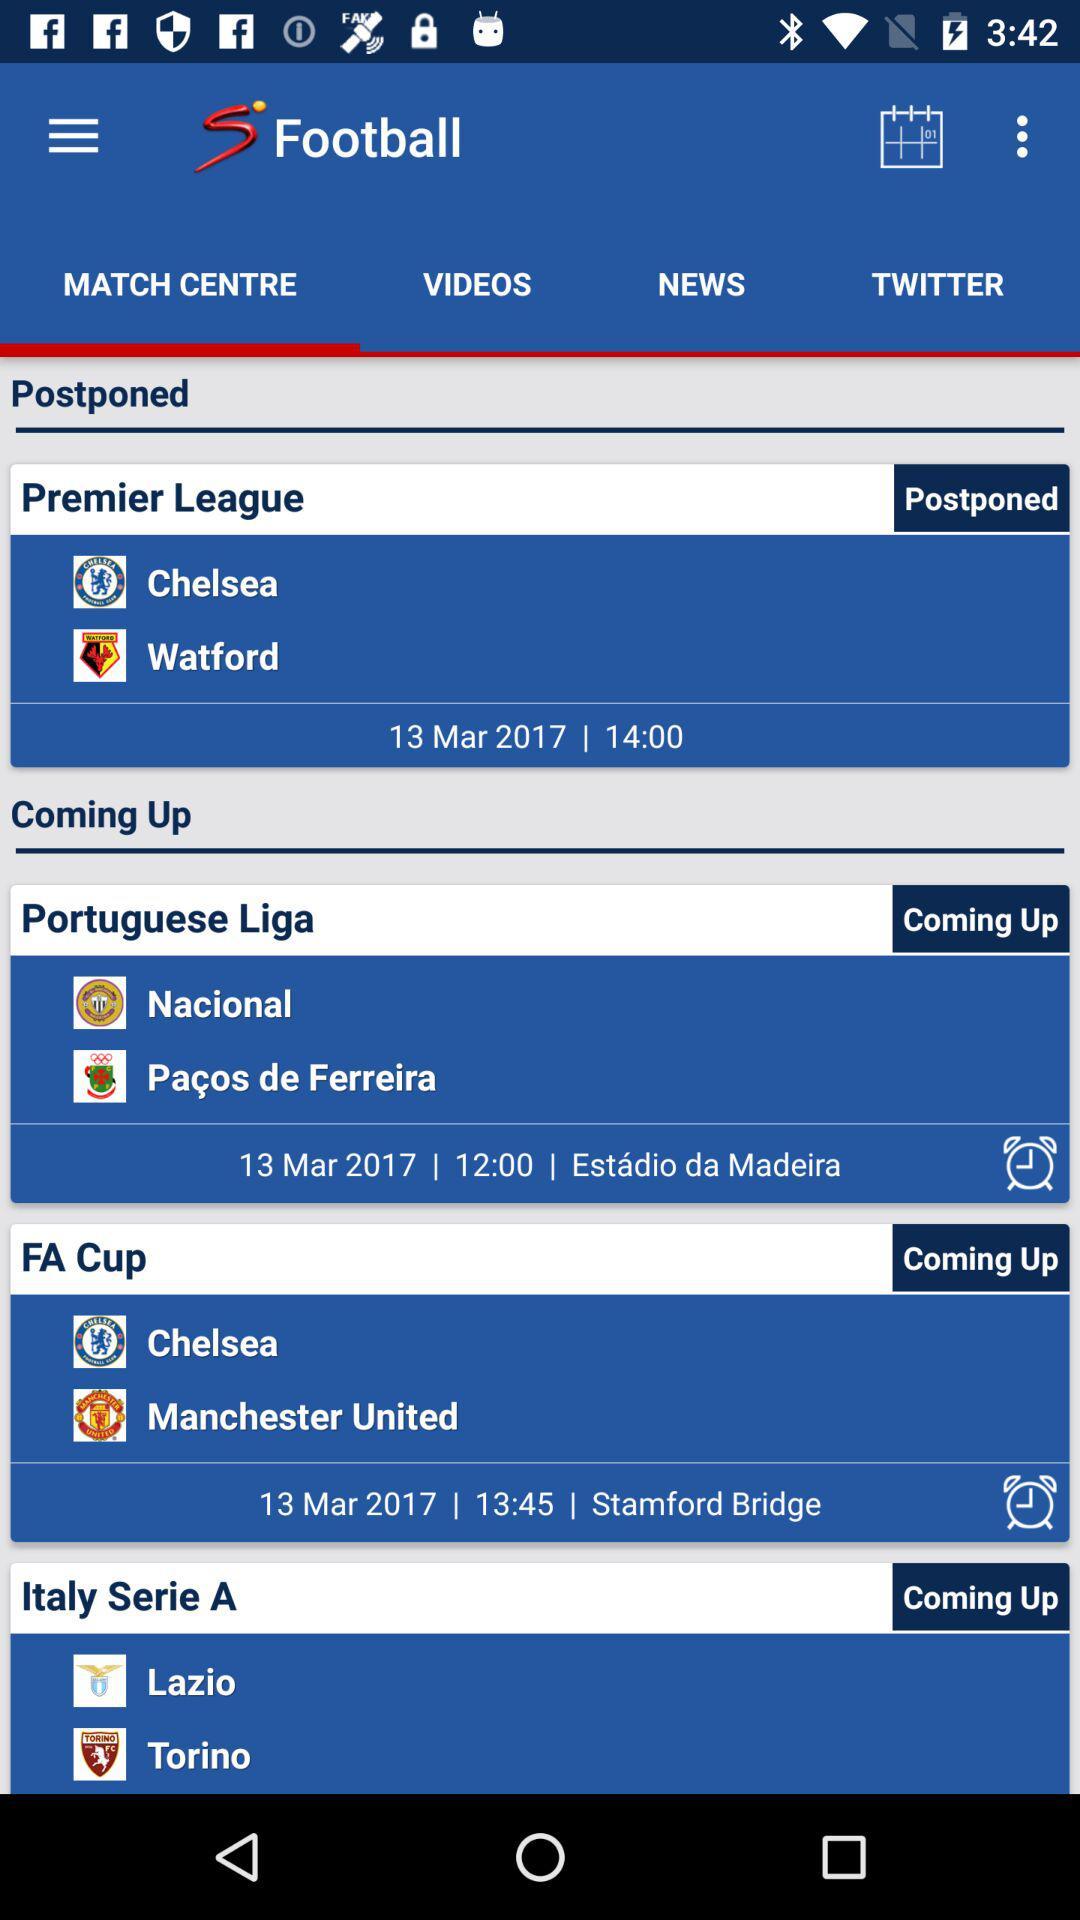 This screenshot has height=1920, width=1080. What do you see at coordinates (1030, 1163) in the screenshot?
I see `set alarm` at bounding box center [1030, 1163].